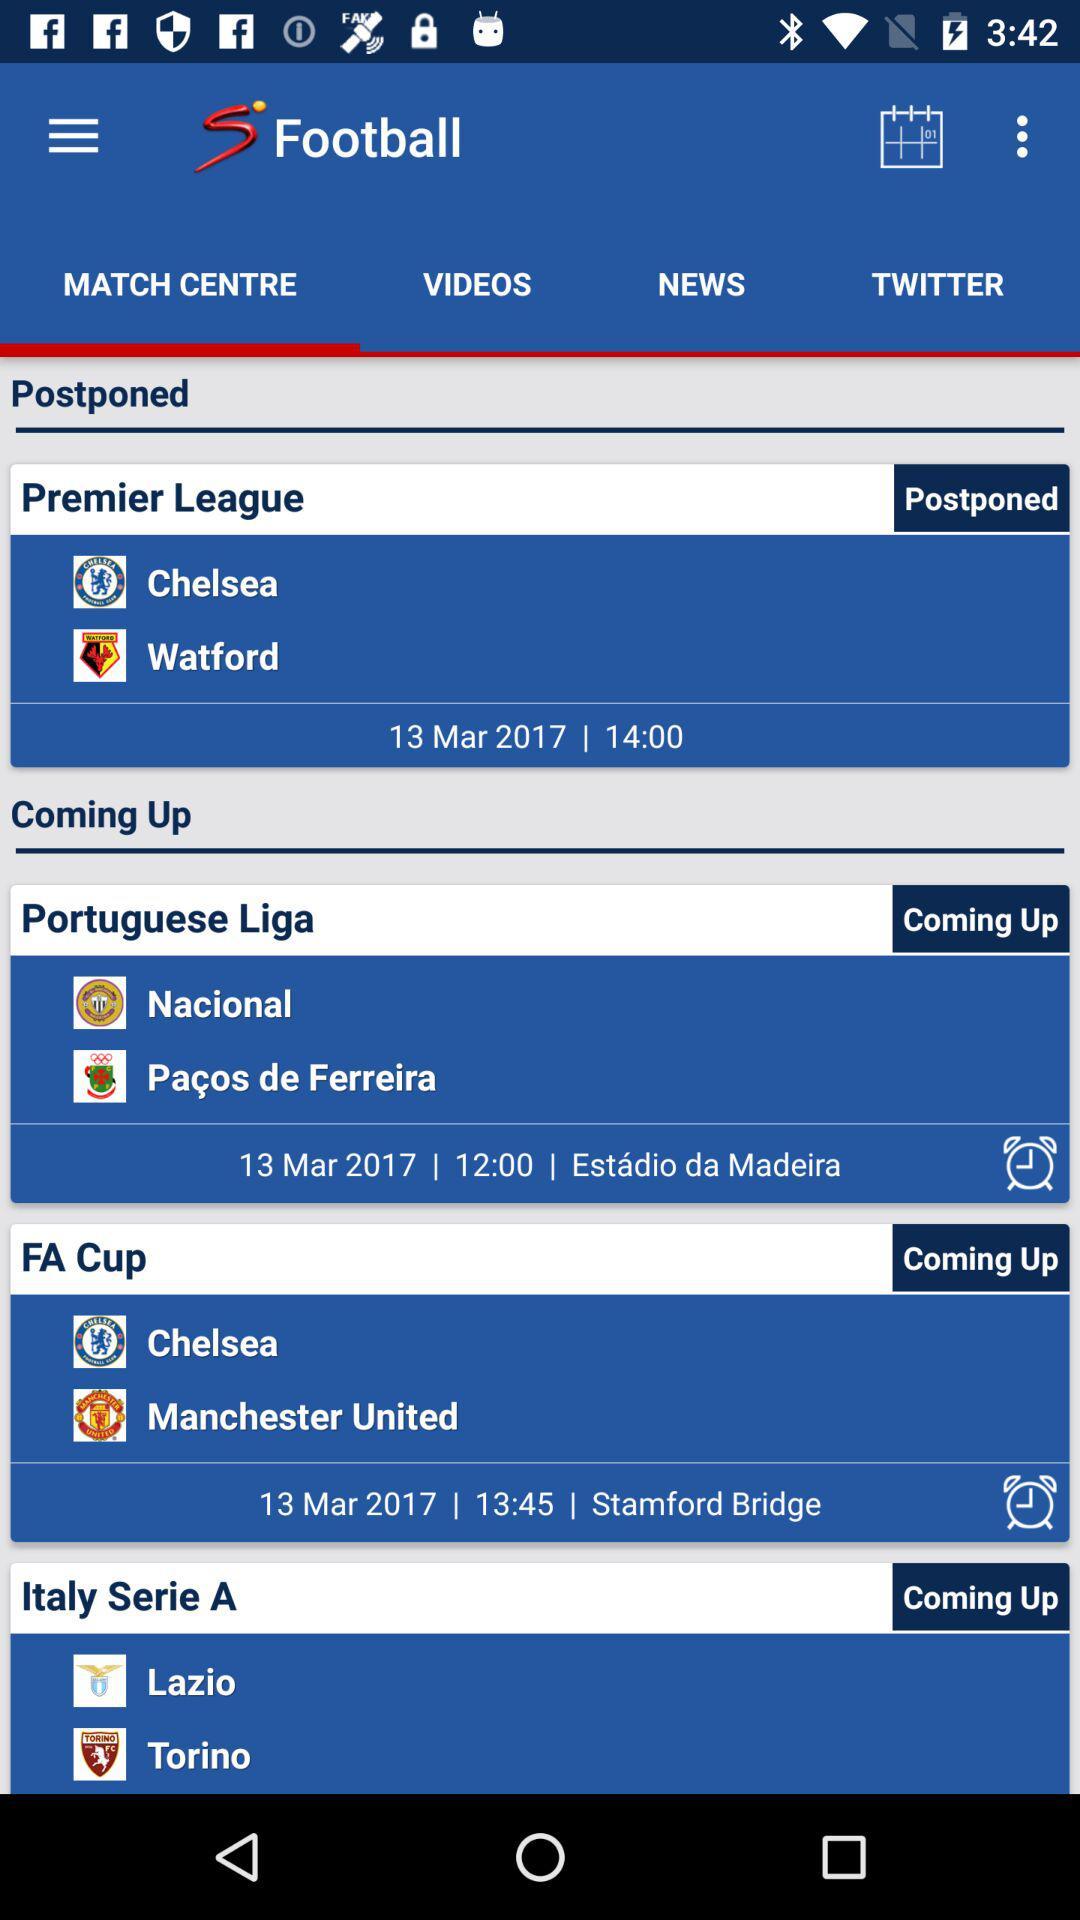 This screenshot has height=1920, width=1080. What do you see at coordinates (1030, 1163) in the screenshot?
I see `set alarm` at bounding box center [1030, 1163].